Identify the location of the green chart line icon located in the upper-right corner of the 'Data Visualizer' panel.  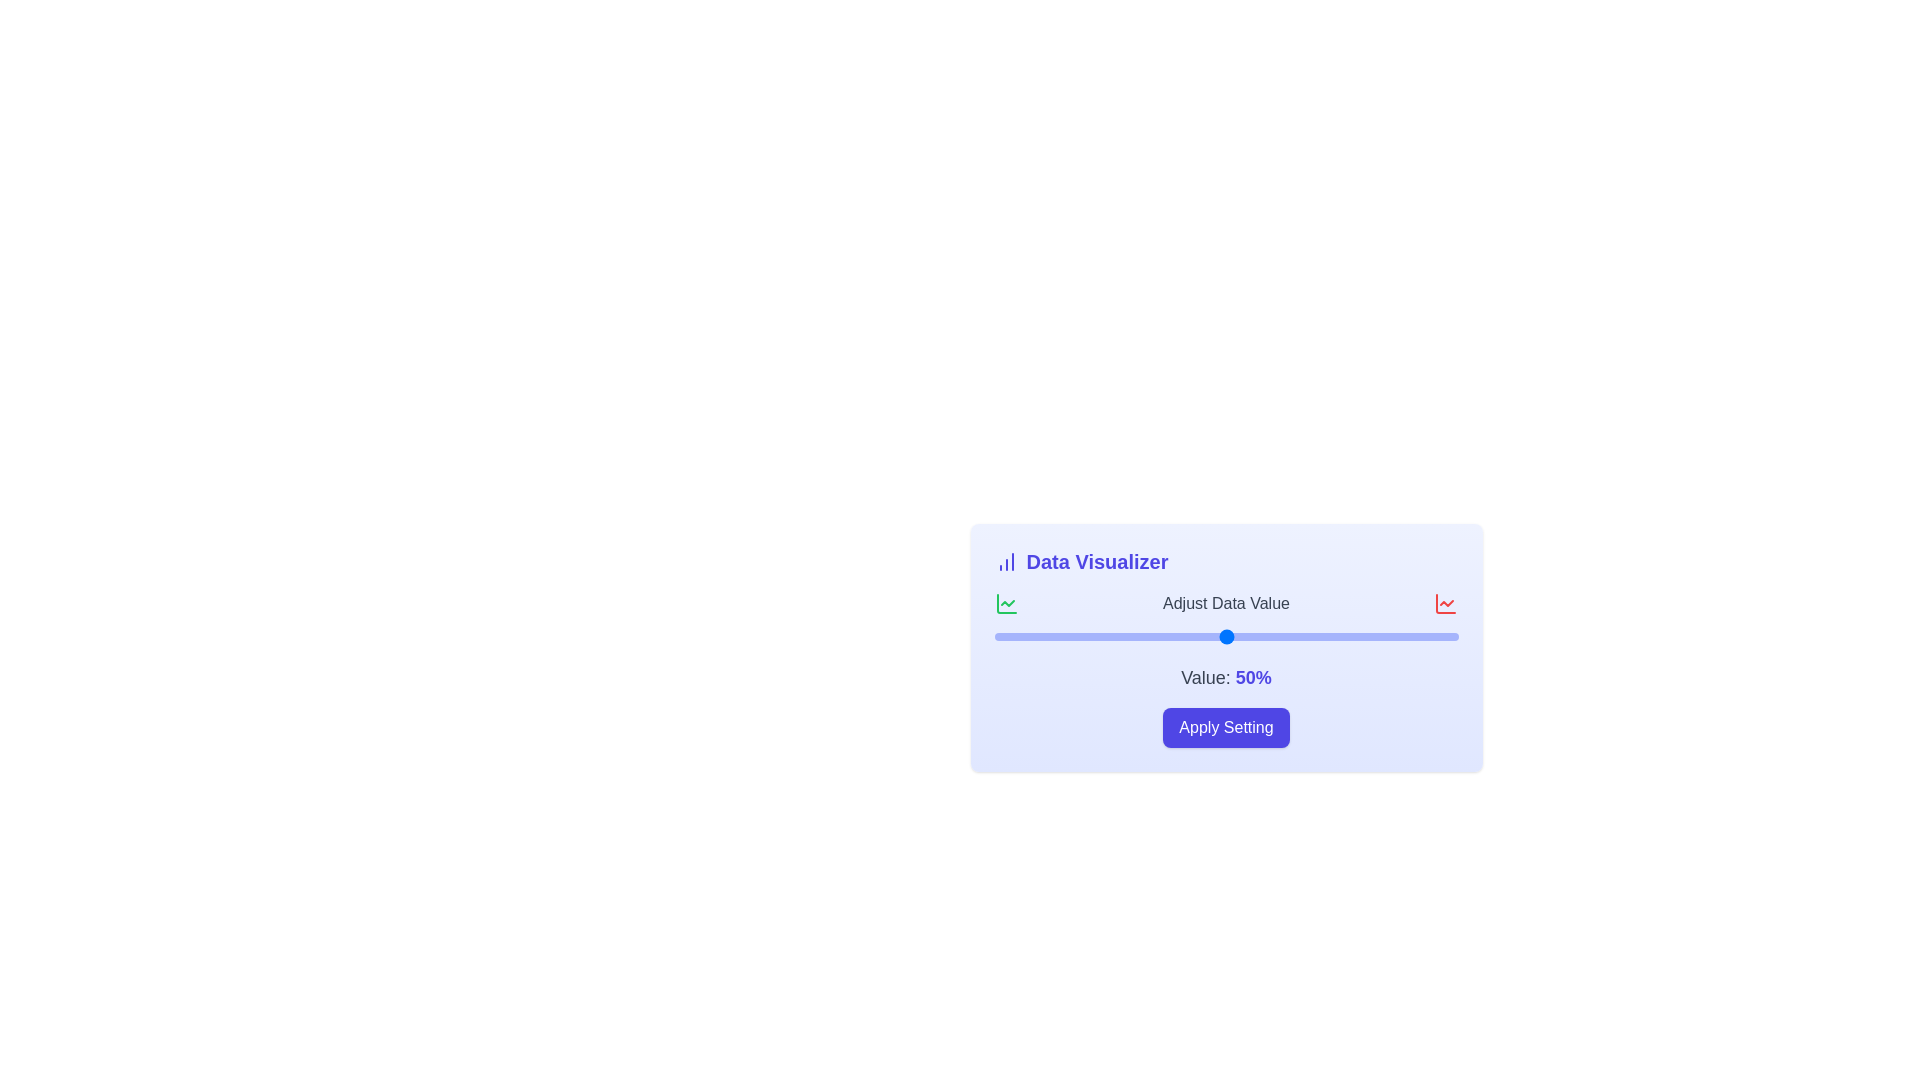
(1006, 603).